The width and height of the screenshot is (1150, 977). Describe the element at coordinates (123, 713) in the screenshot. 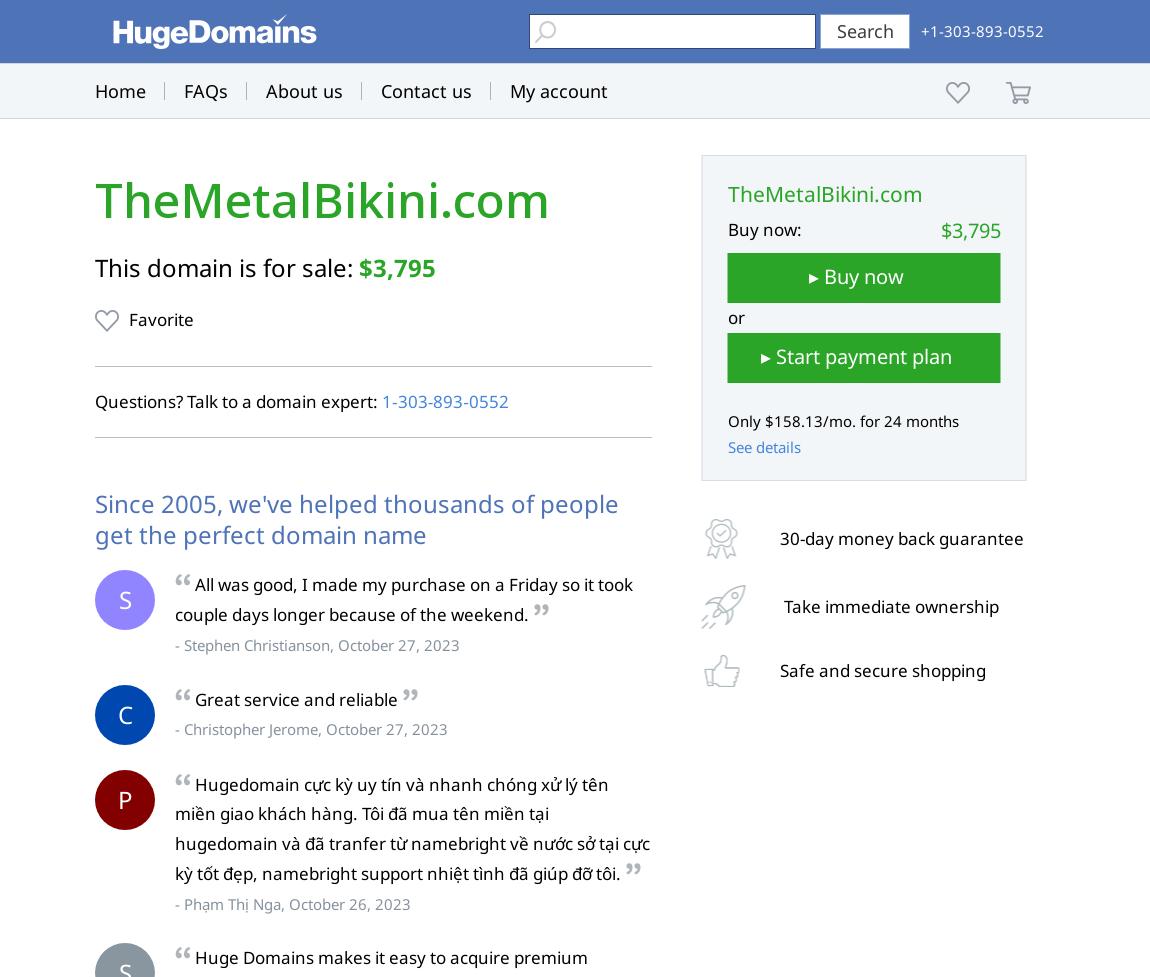

I see `'C'` at that location.